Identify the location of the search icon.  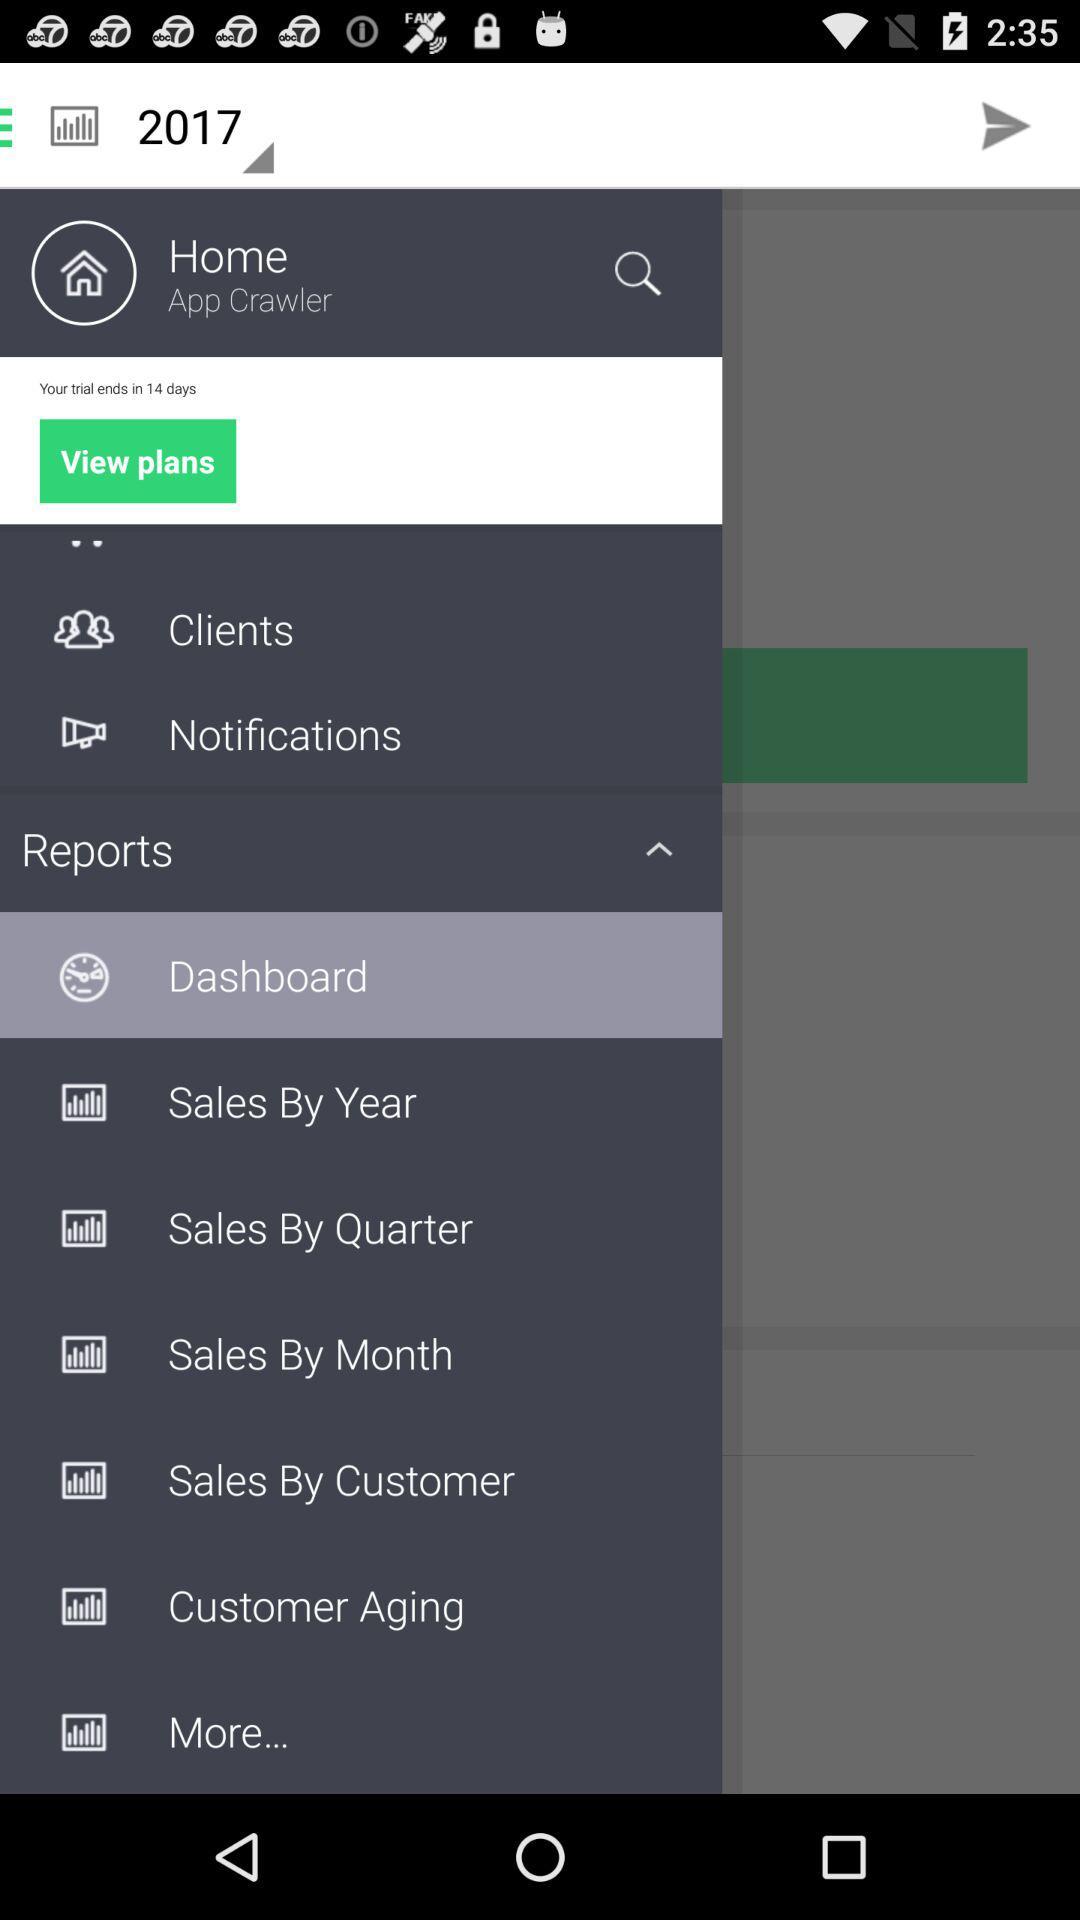
(638, 291).